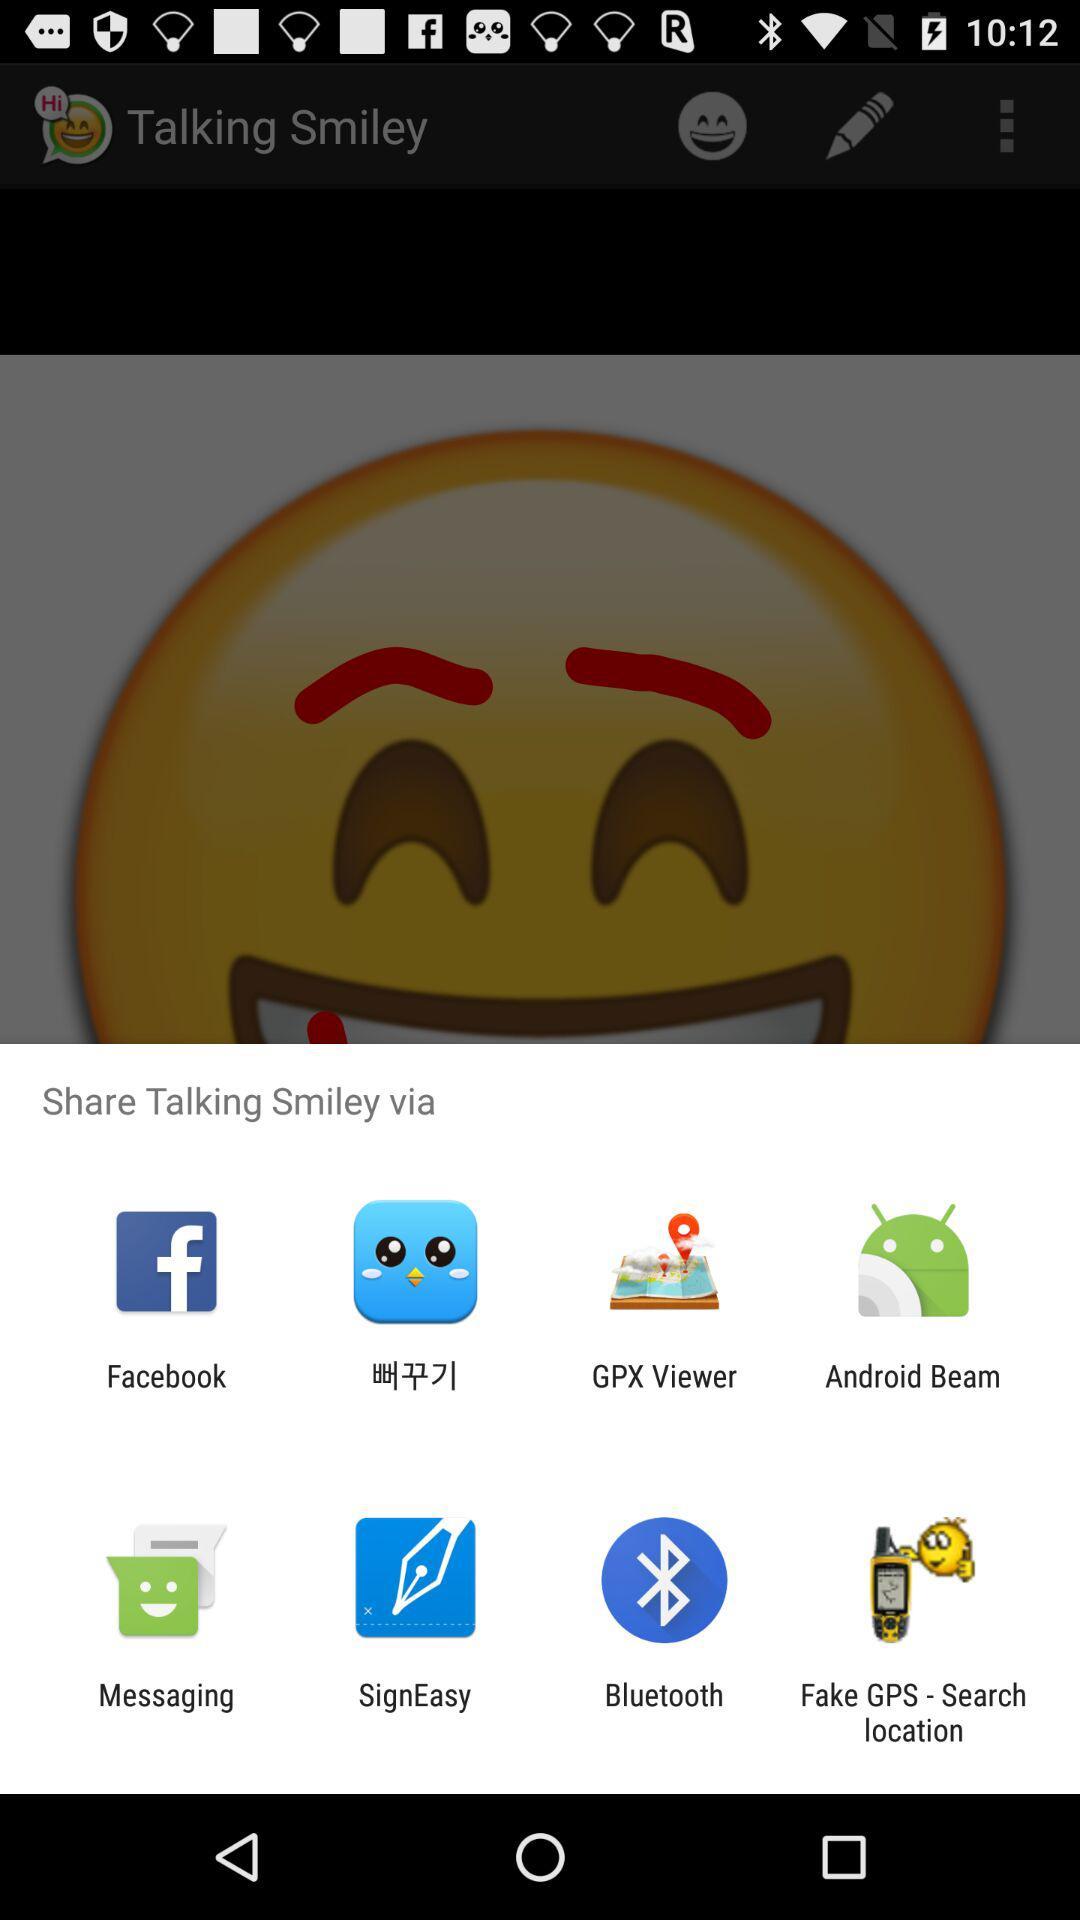 The height and width of the screenshot is (1920, 1080). Describe the element at coordinates (414, 1711) in the screenshot. I see `the item to the left of the bluetooth item` at that location.